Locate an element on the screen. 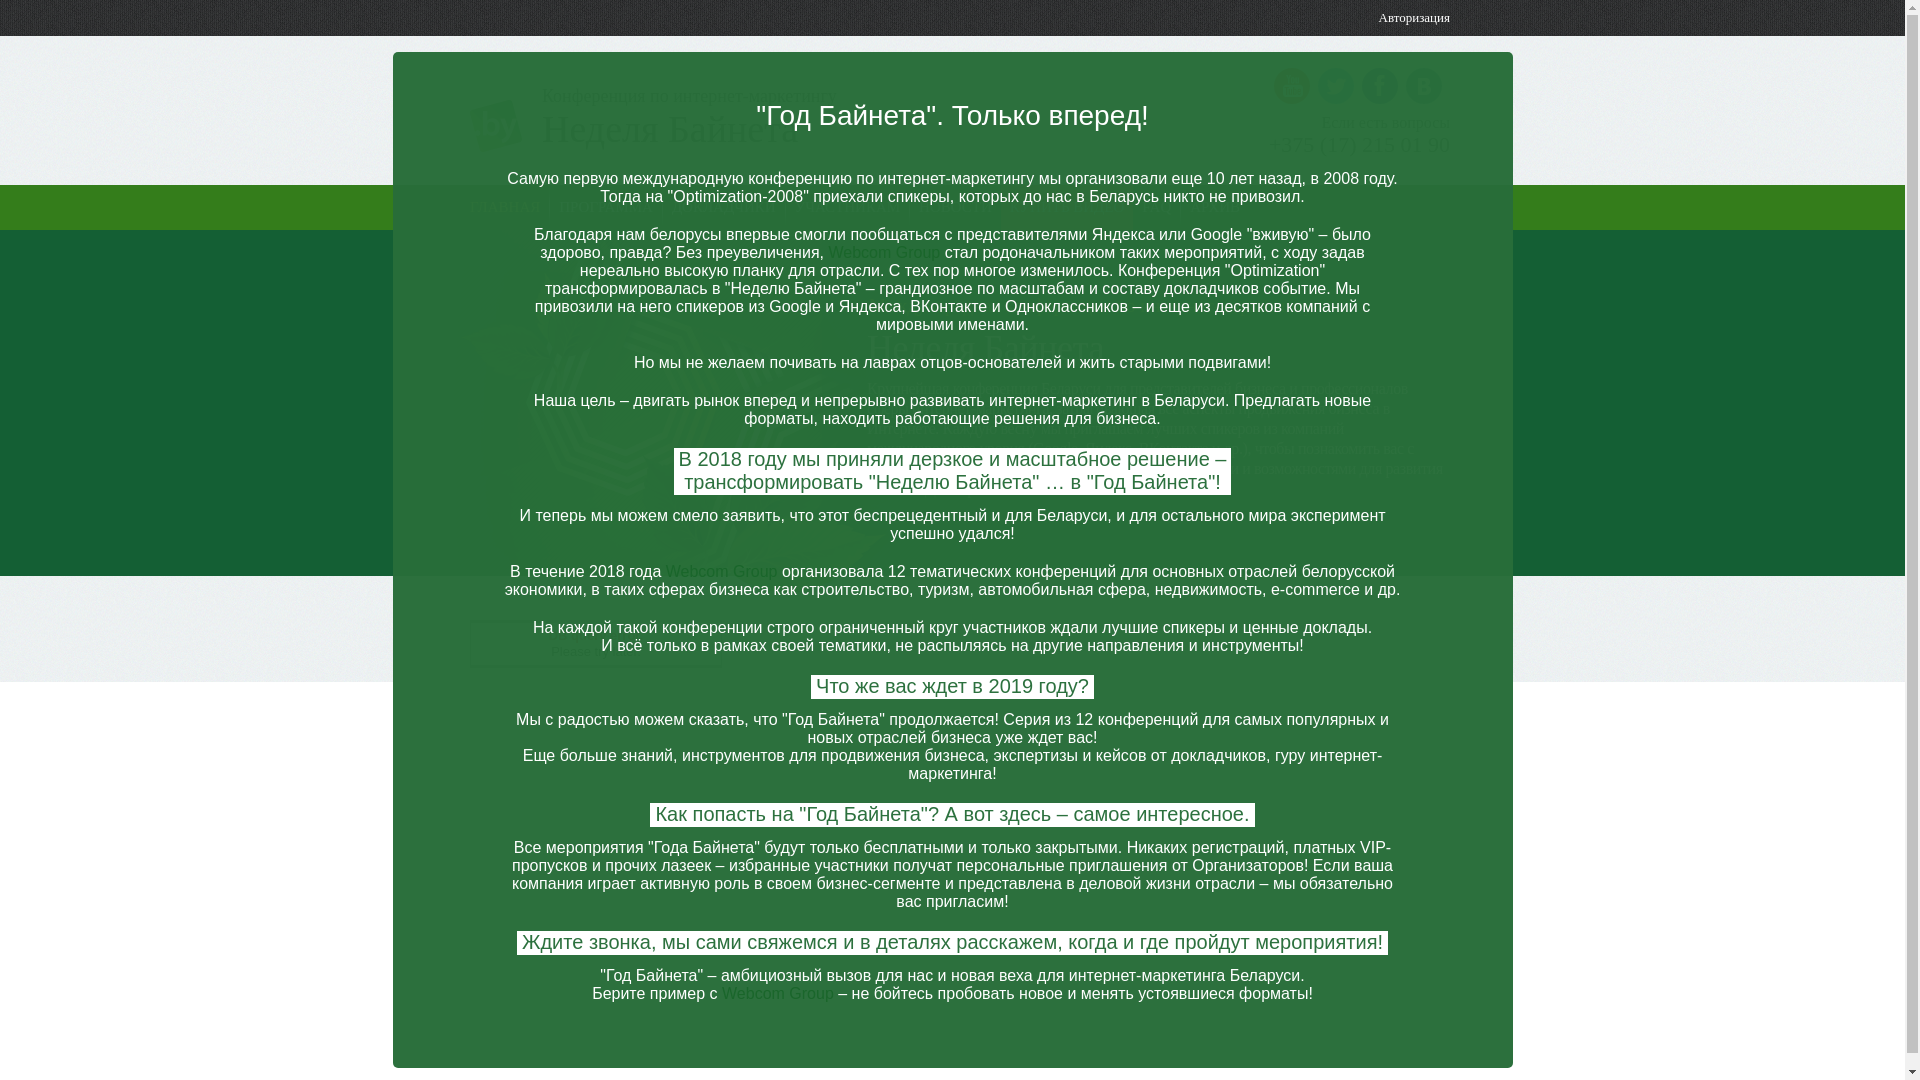 This screenshot has width=1920, height=1080. 'FAQ' is located at coordinates (1156, 207).